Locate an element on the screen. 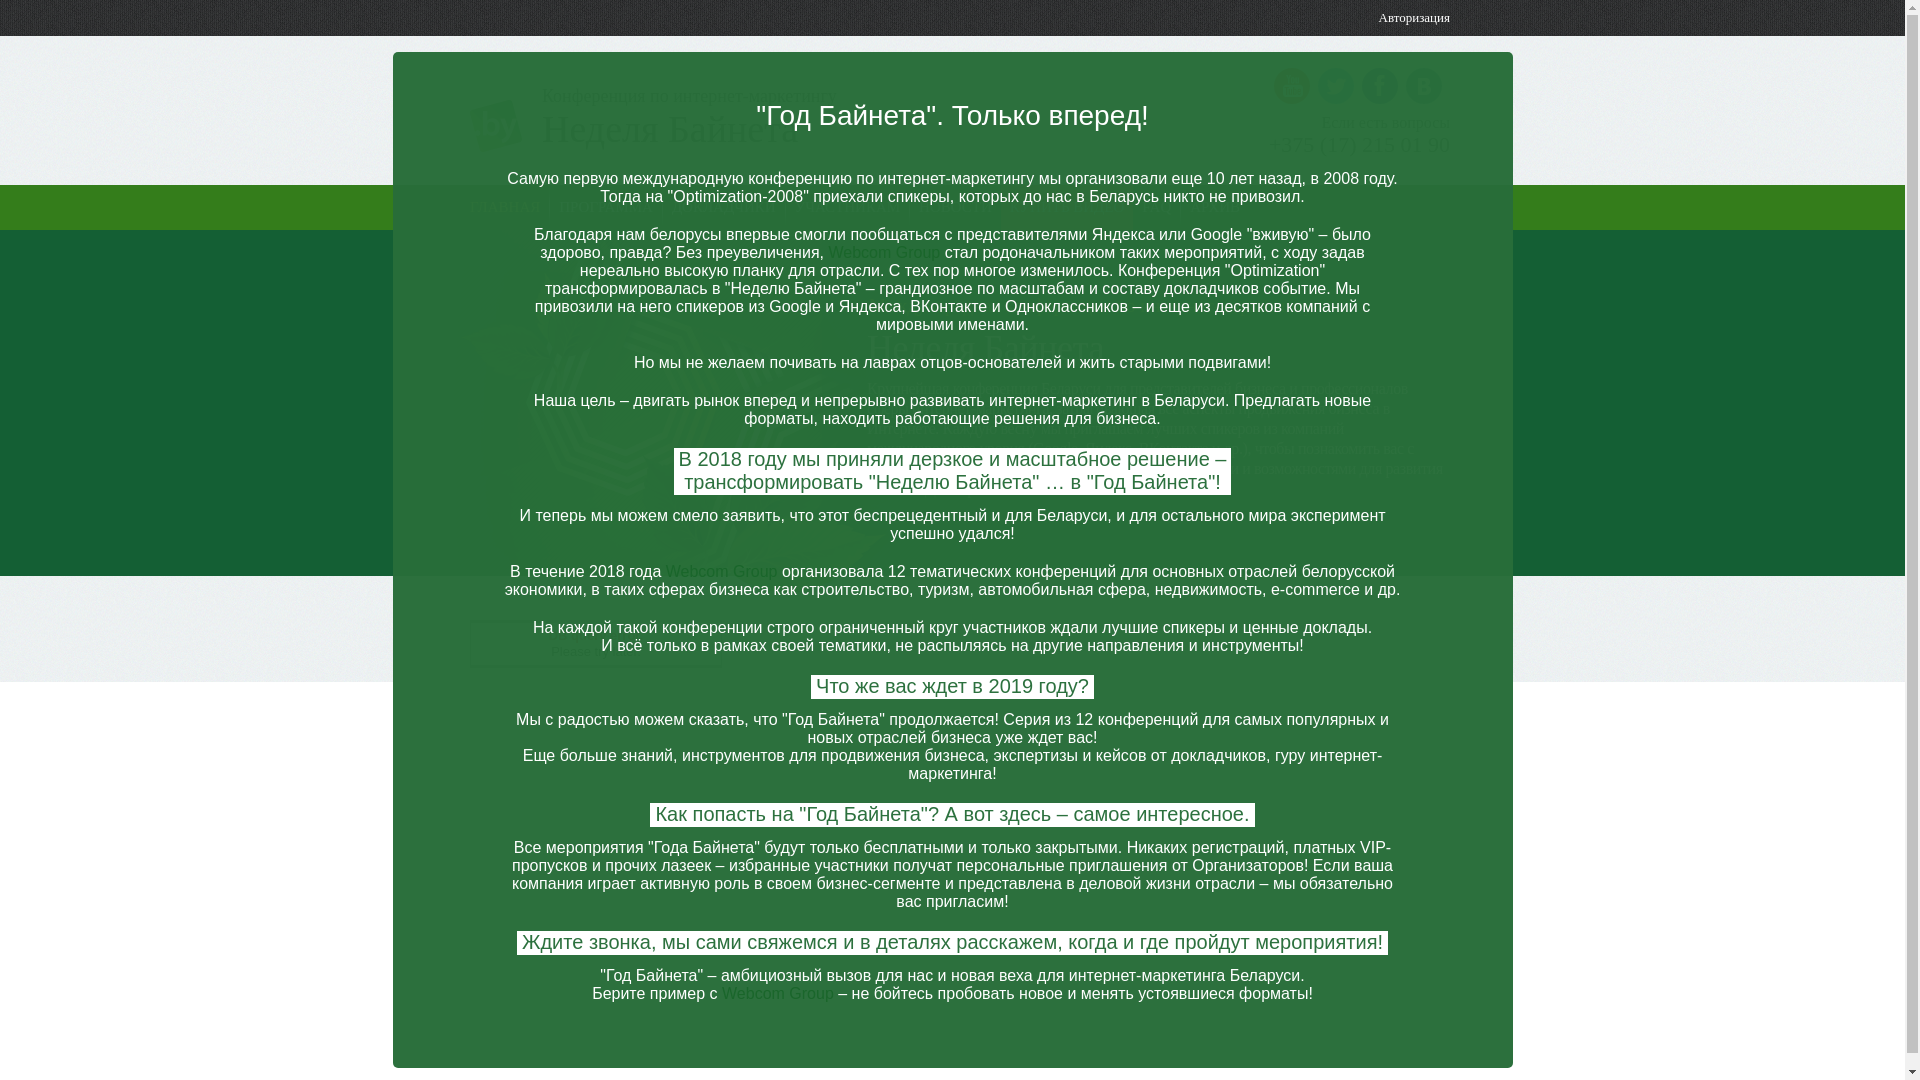 This screenshot has width=1920, height=1080. 'FAQ' is located at coordinates (1156, 207).